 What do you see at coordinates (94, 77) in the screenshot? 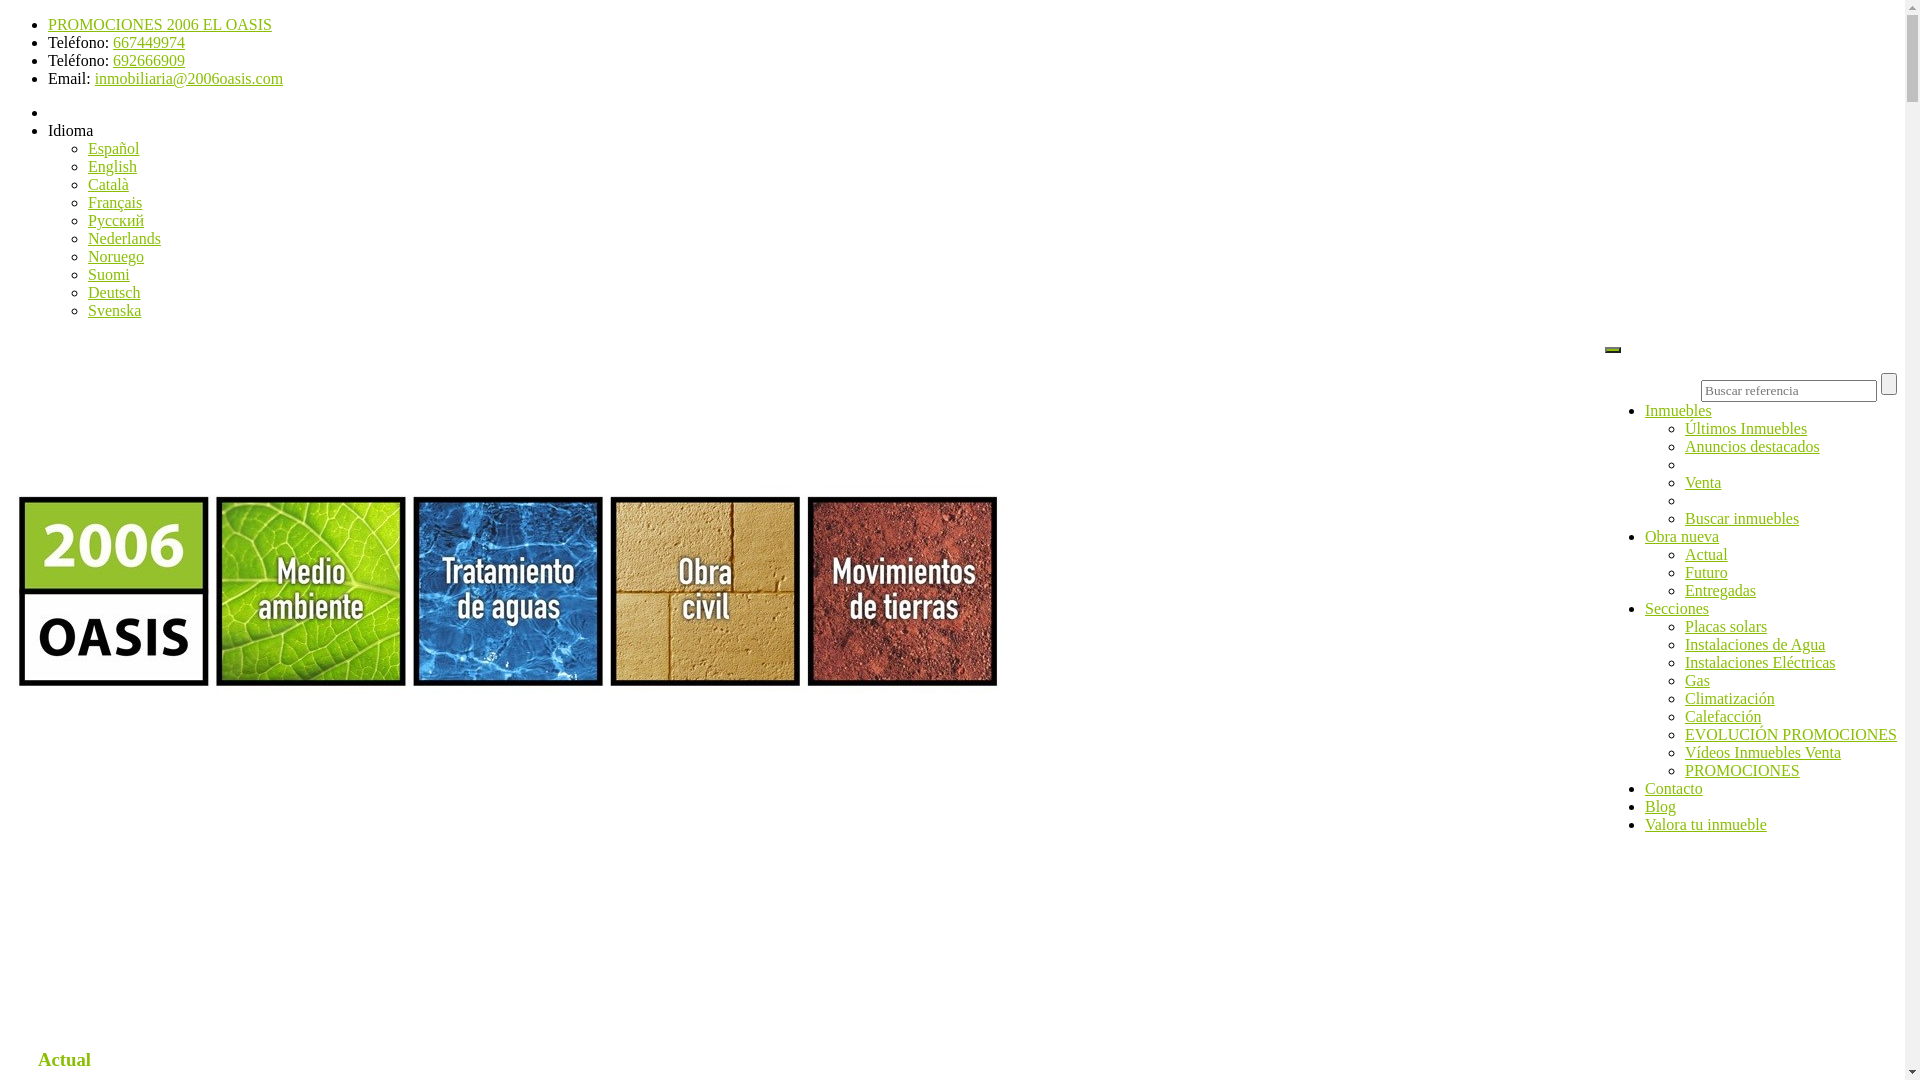
I see `'inmobiliaria@2006oasis.com'` at bounding box center [94, 77].